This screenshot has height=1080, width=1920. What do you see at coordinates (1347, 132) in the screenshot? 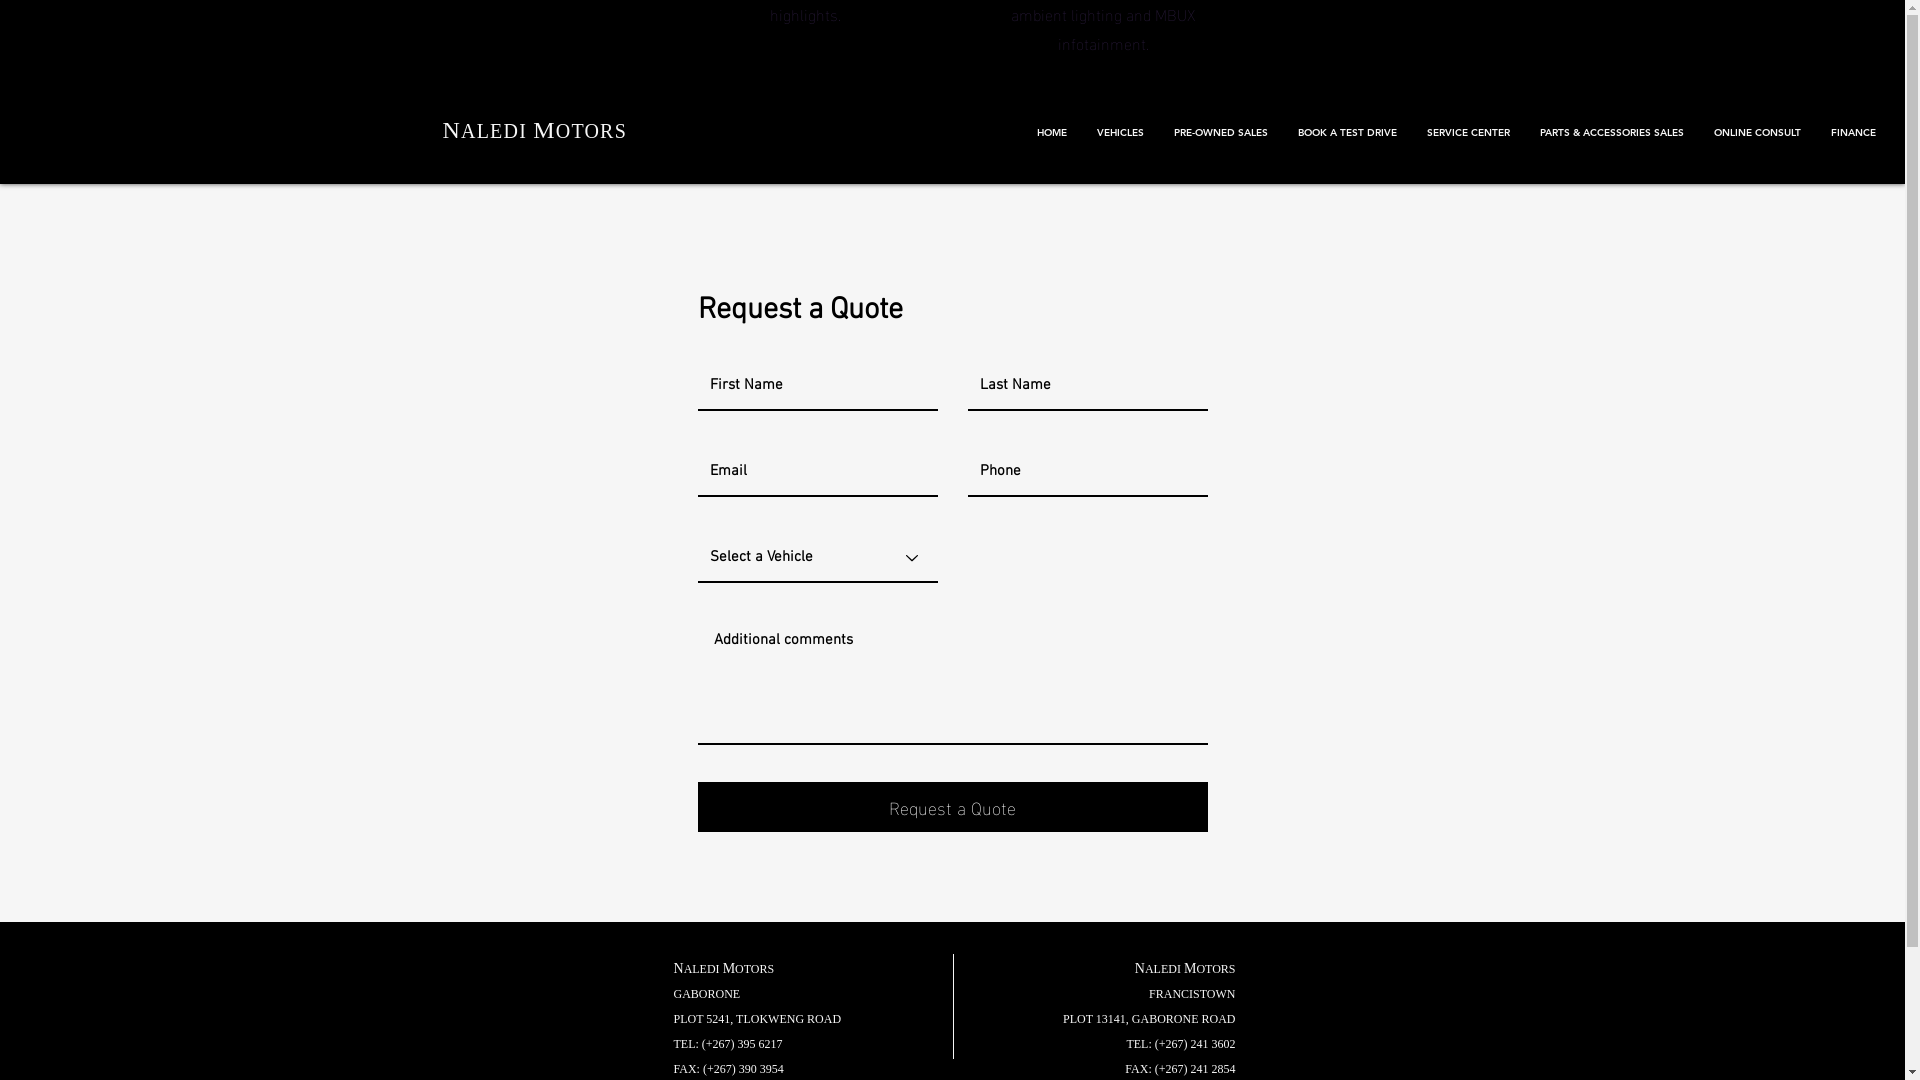
I see `'BOOK A TEST DRIVE'` at bounding box center [1347, 132].